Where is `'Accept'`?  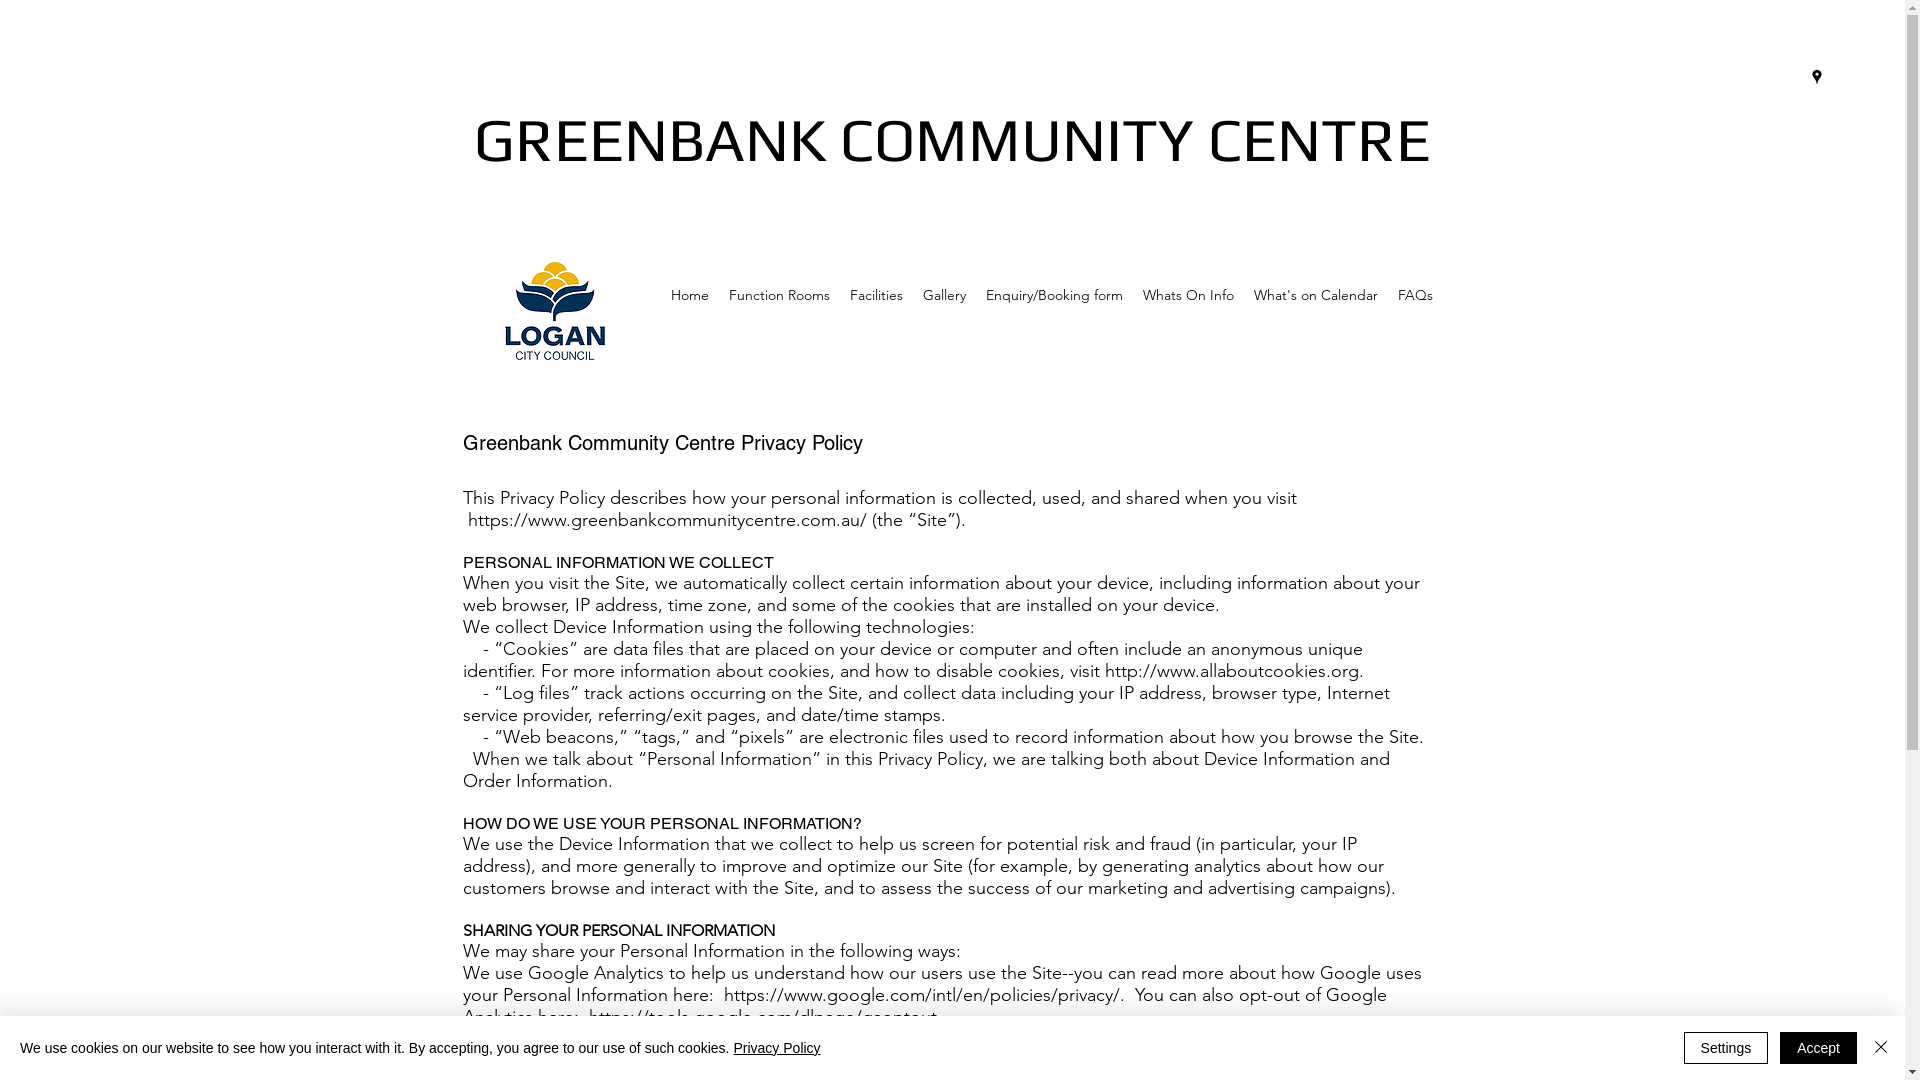 'Accept' is located at coordinates (1818, 1047).